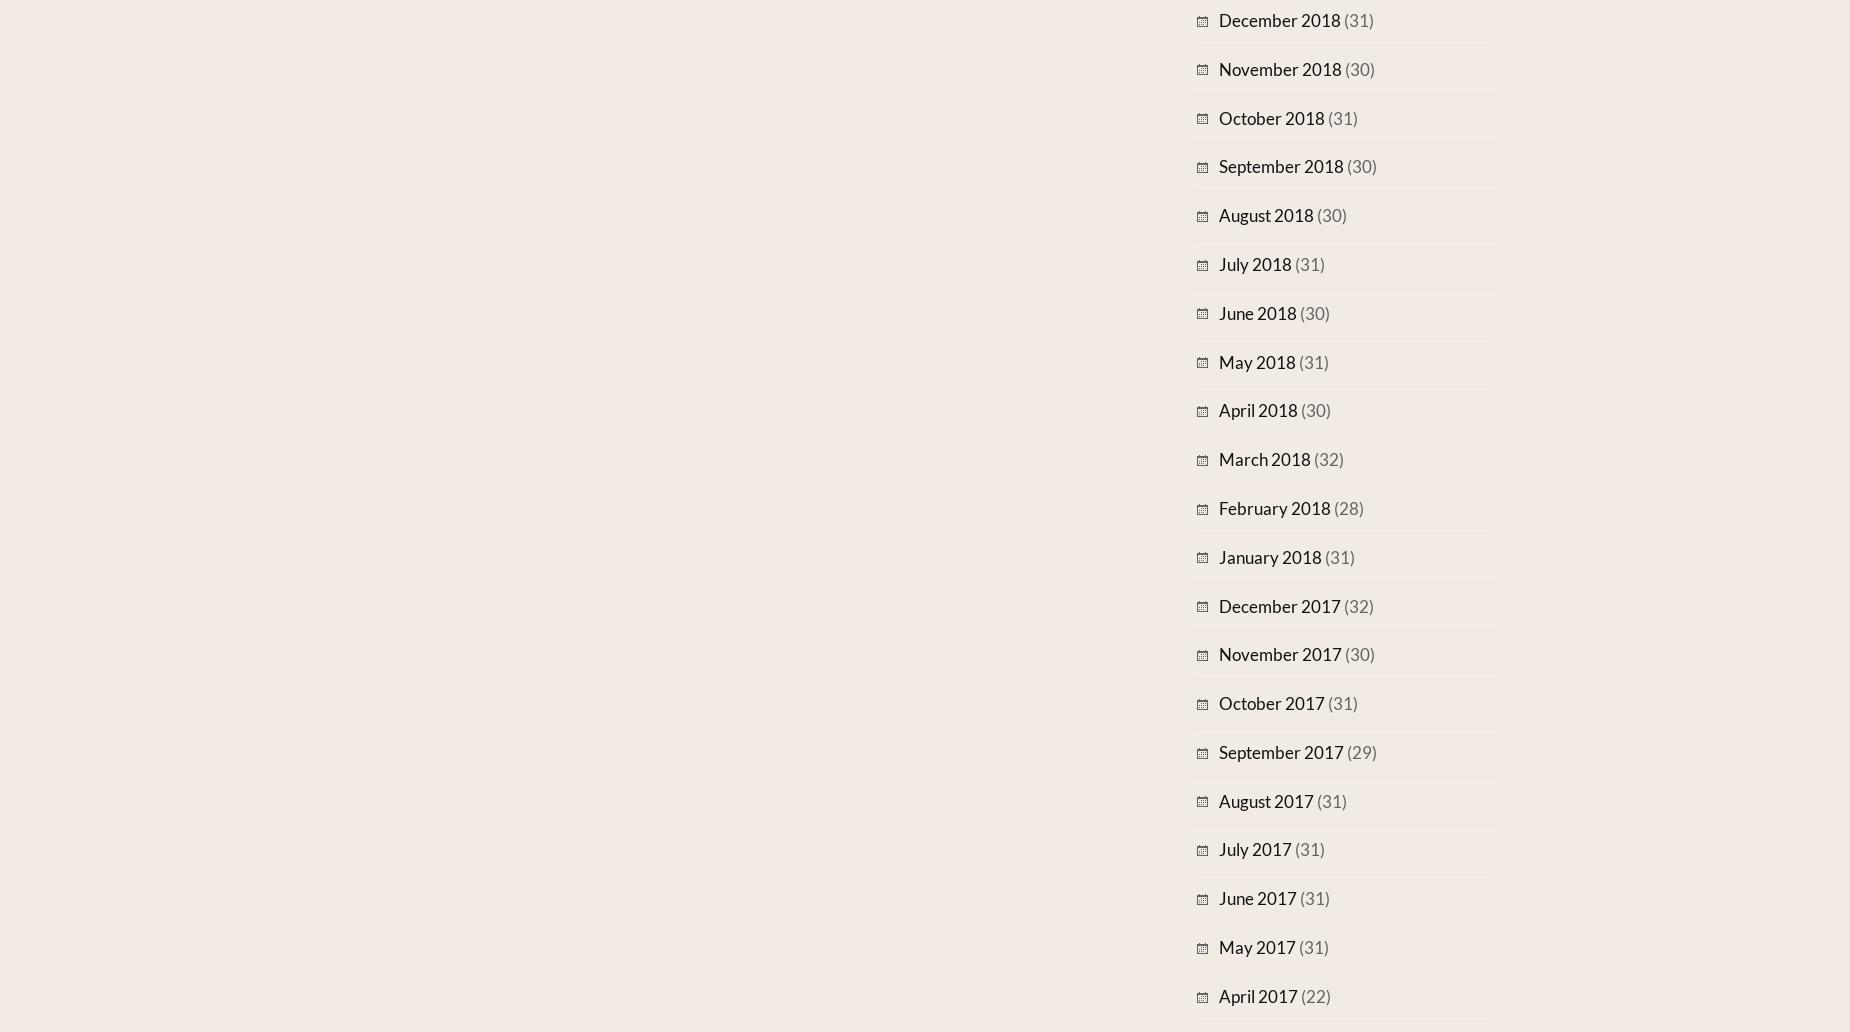  I want to click on 'March 2018', so click(1217, 458).